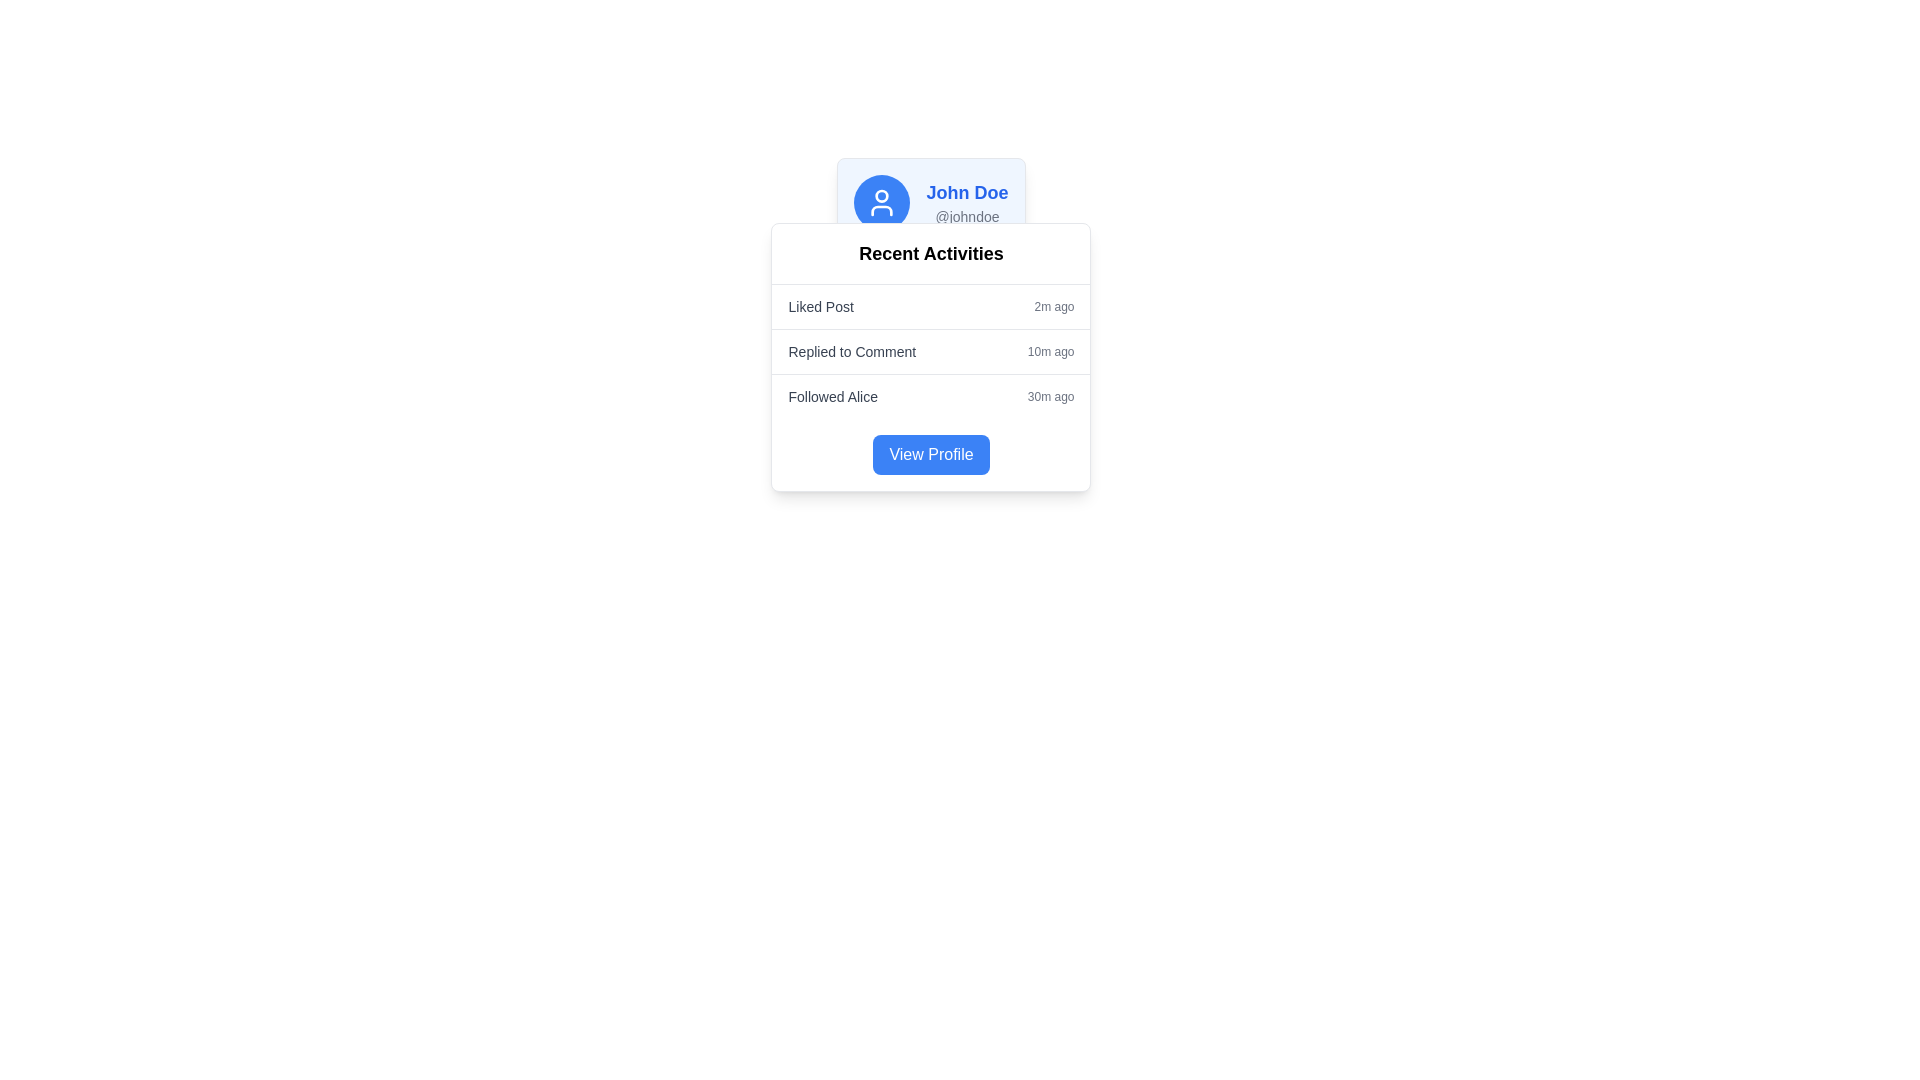 The width and height of the screenshot is (1920, 1080). I want to click on the username label located directly below 'John Doe' in the user profile header, so click(967, 216).